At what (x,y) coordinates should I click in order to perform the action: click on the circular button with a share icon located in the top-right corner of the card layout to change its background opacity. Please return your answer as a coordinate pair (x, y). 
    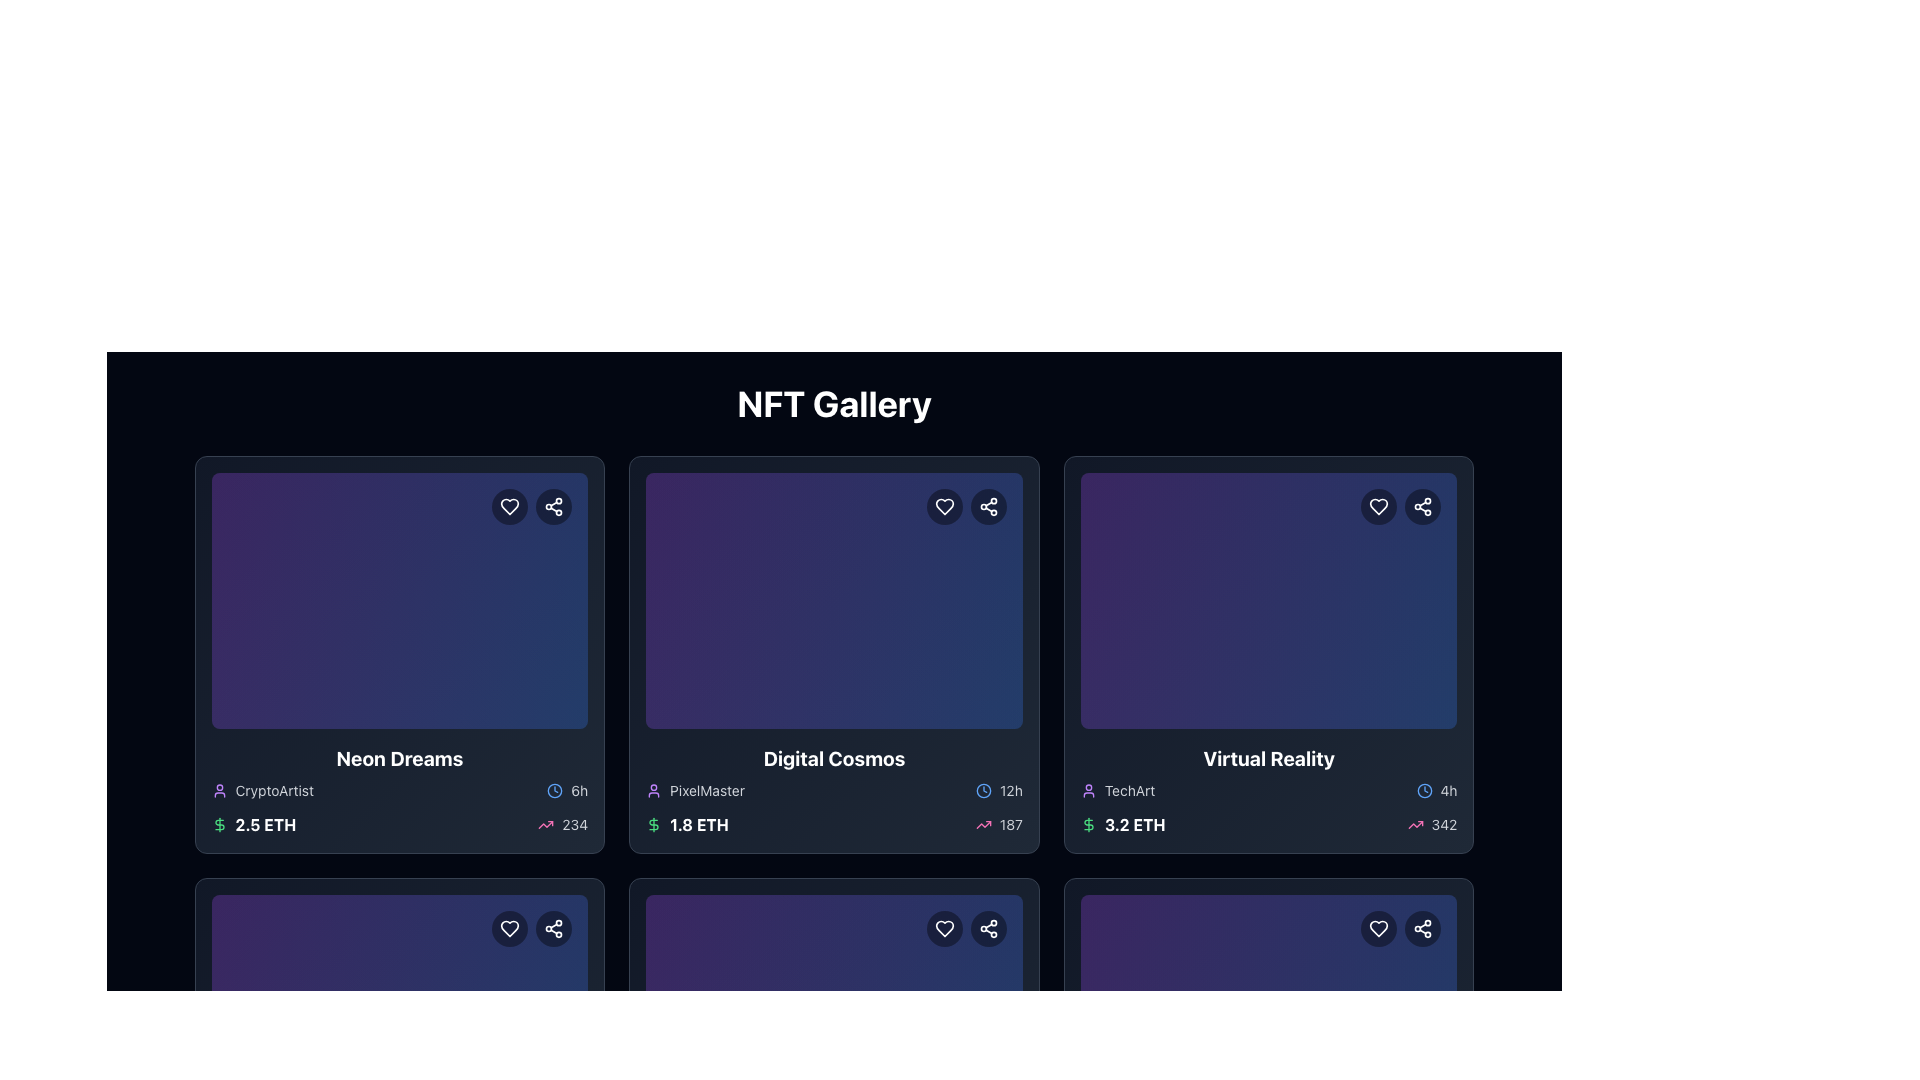
    Looking at the image, I should click on (554, 929).